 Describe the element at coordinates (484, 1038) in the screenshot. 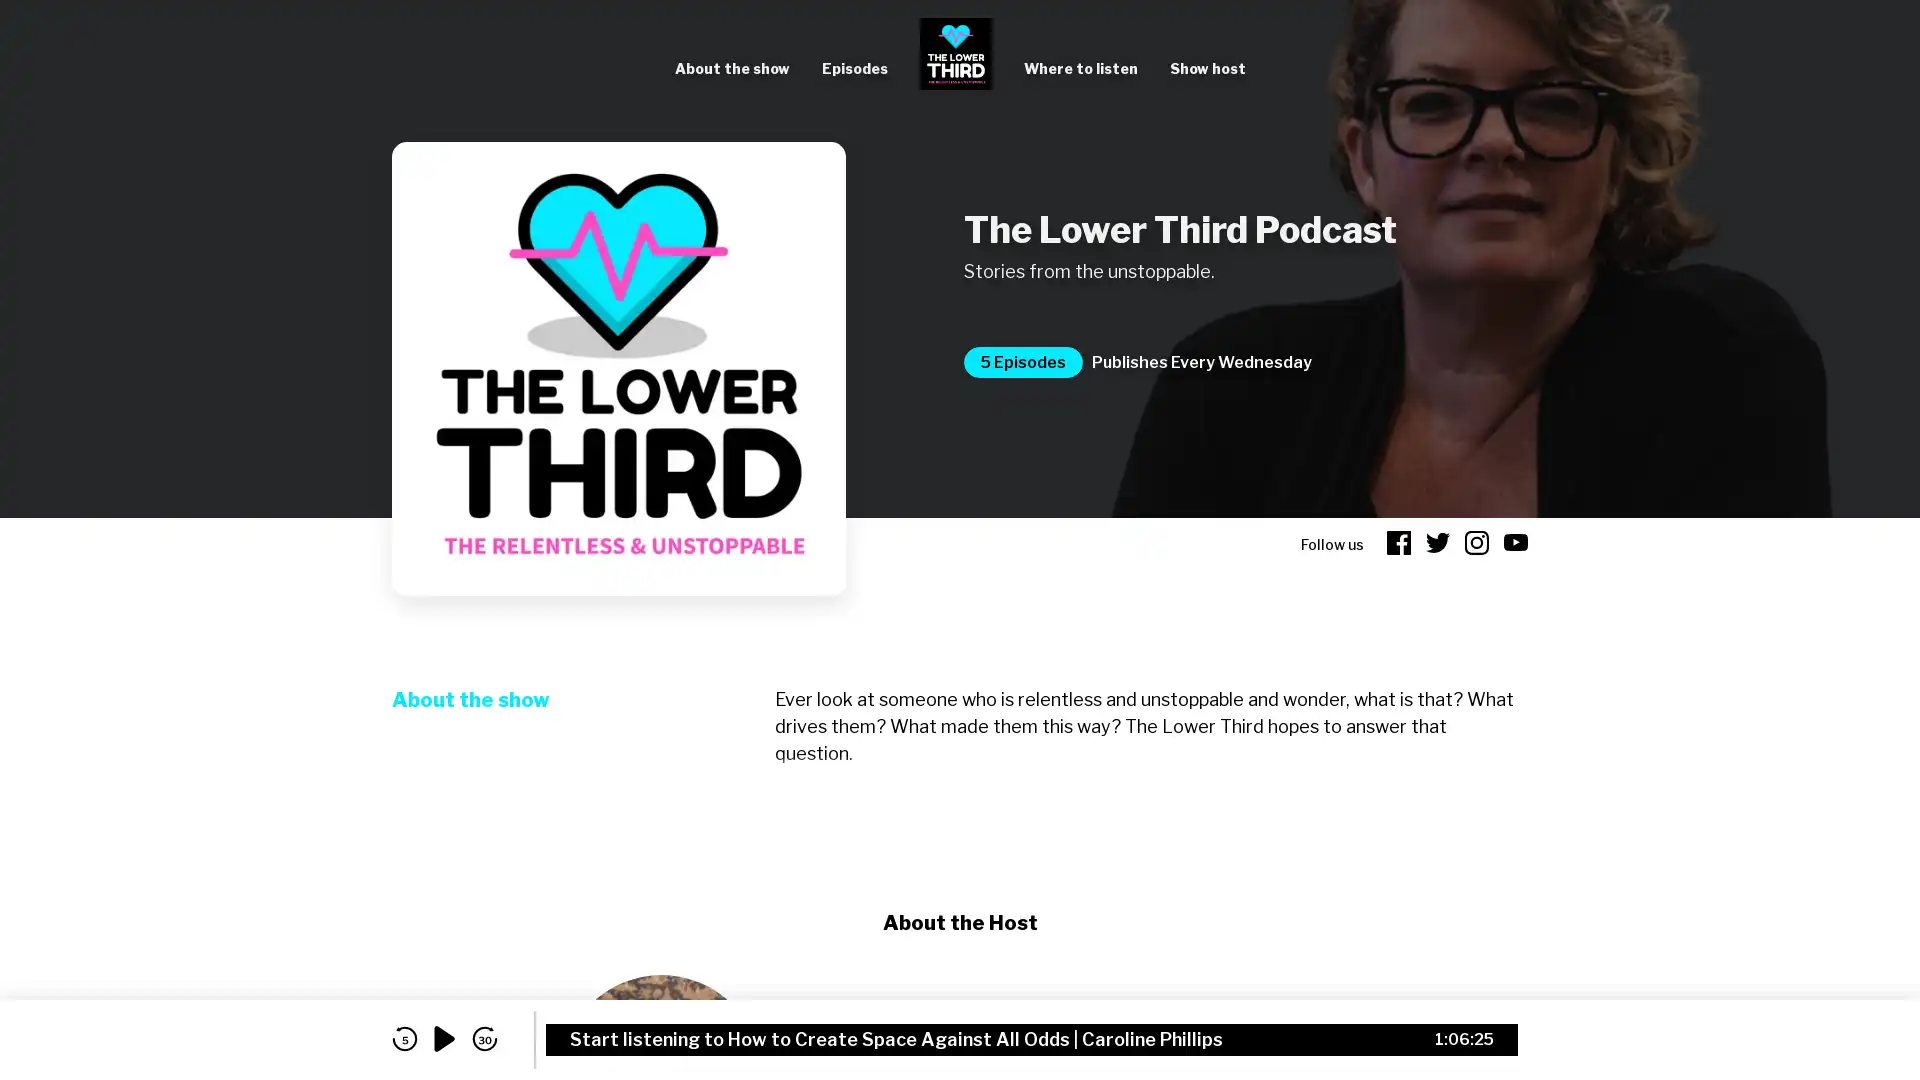

I see `skip forward 30 seconds` at that location.